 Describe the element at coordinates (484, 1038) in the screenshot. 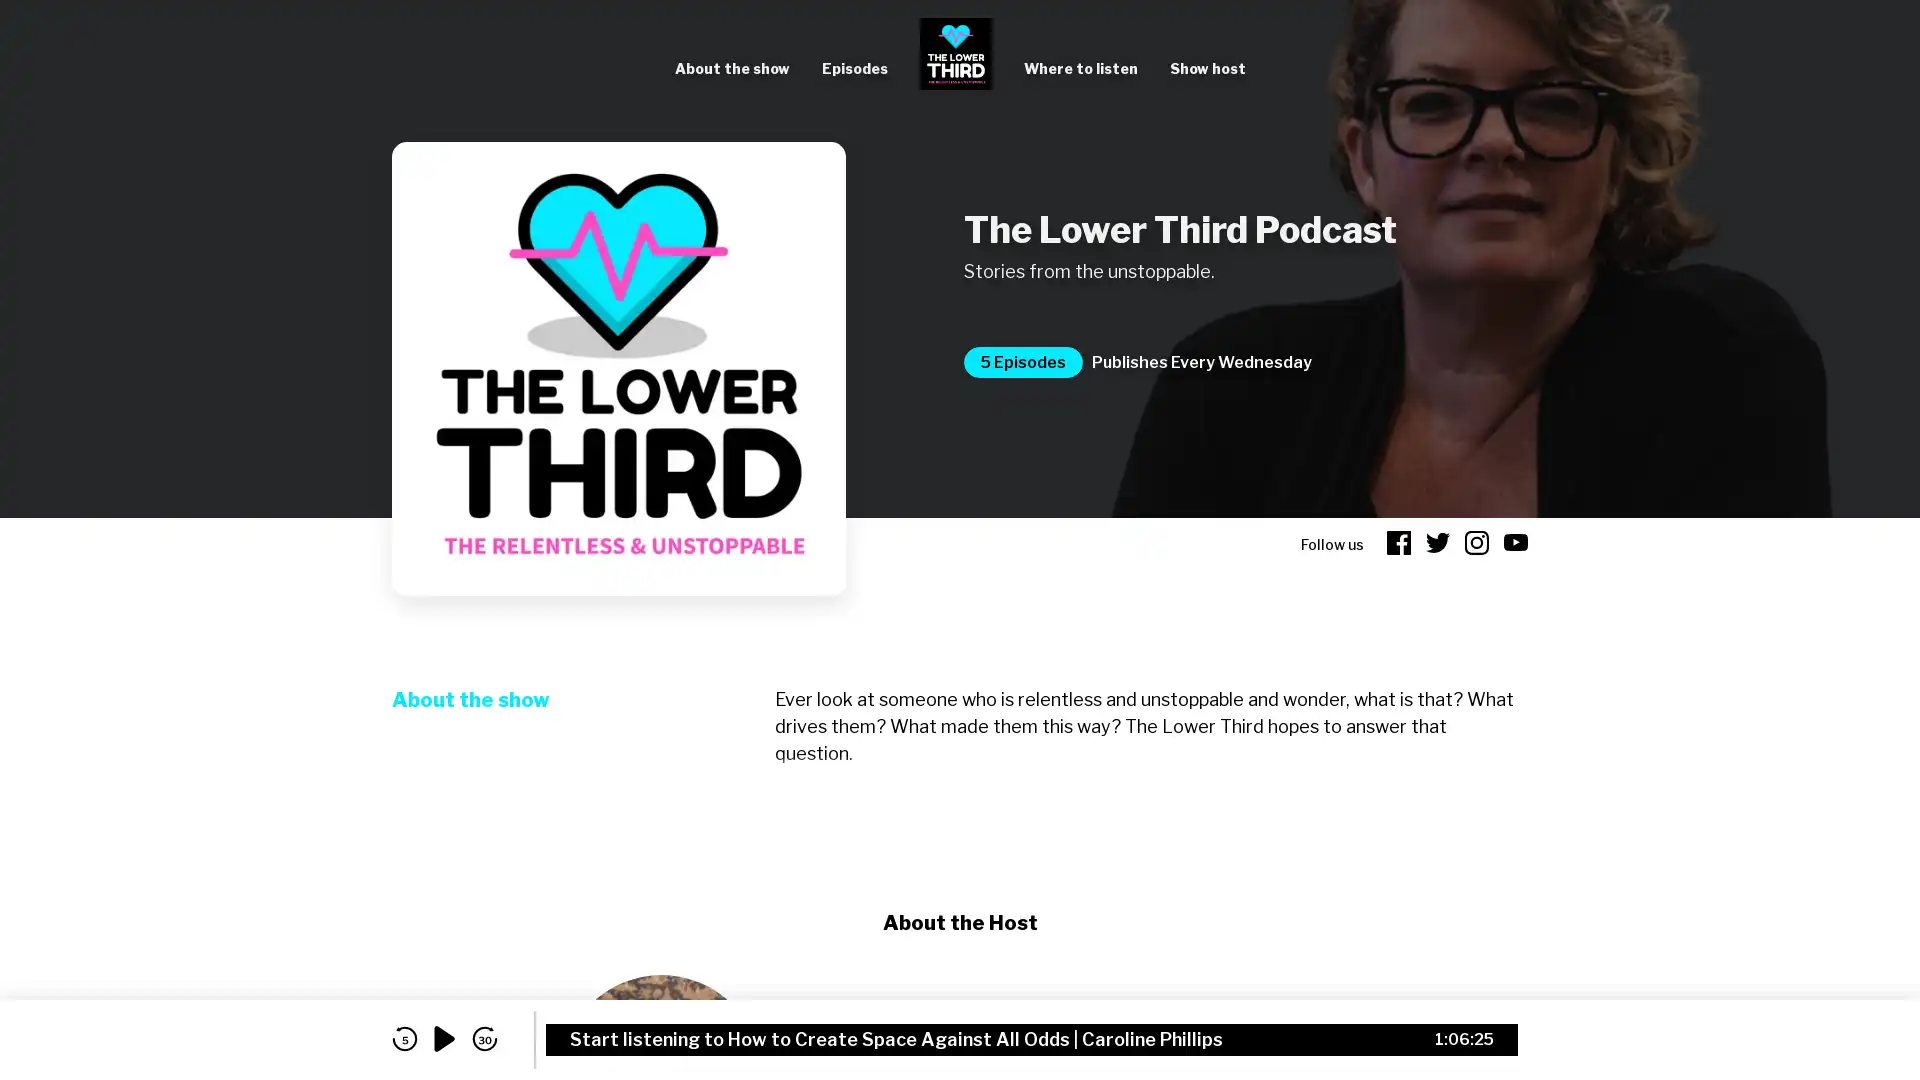

I see `skip forward 30 seconds` at that location.